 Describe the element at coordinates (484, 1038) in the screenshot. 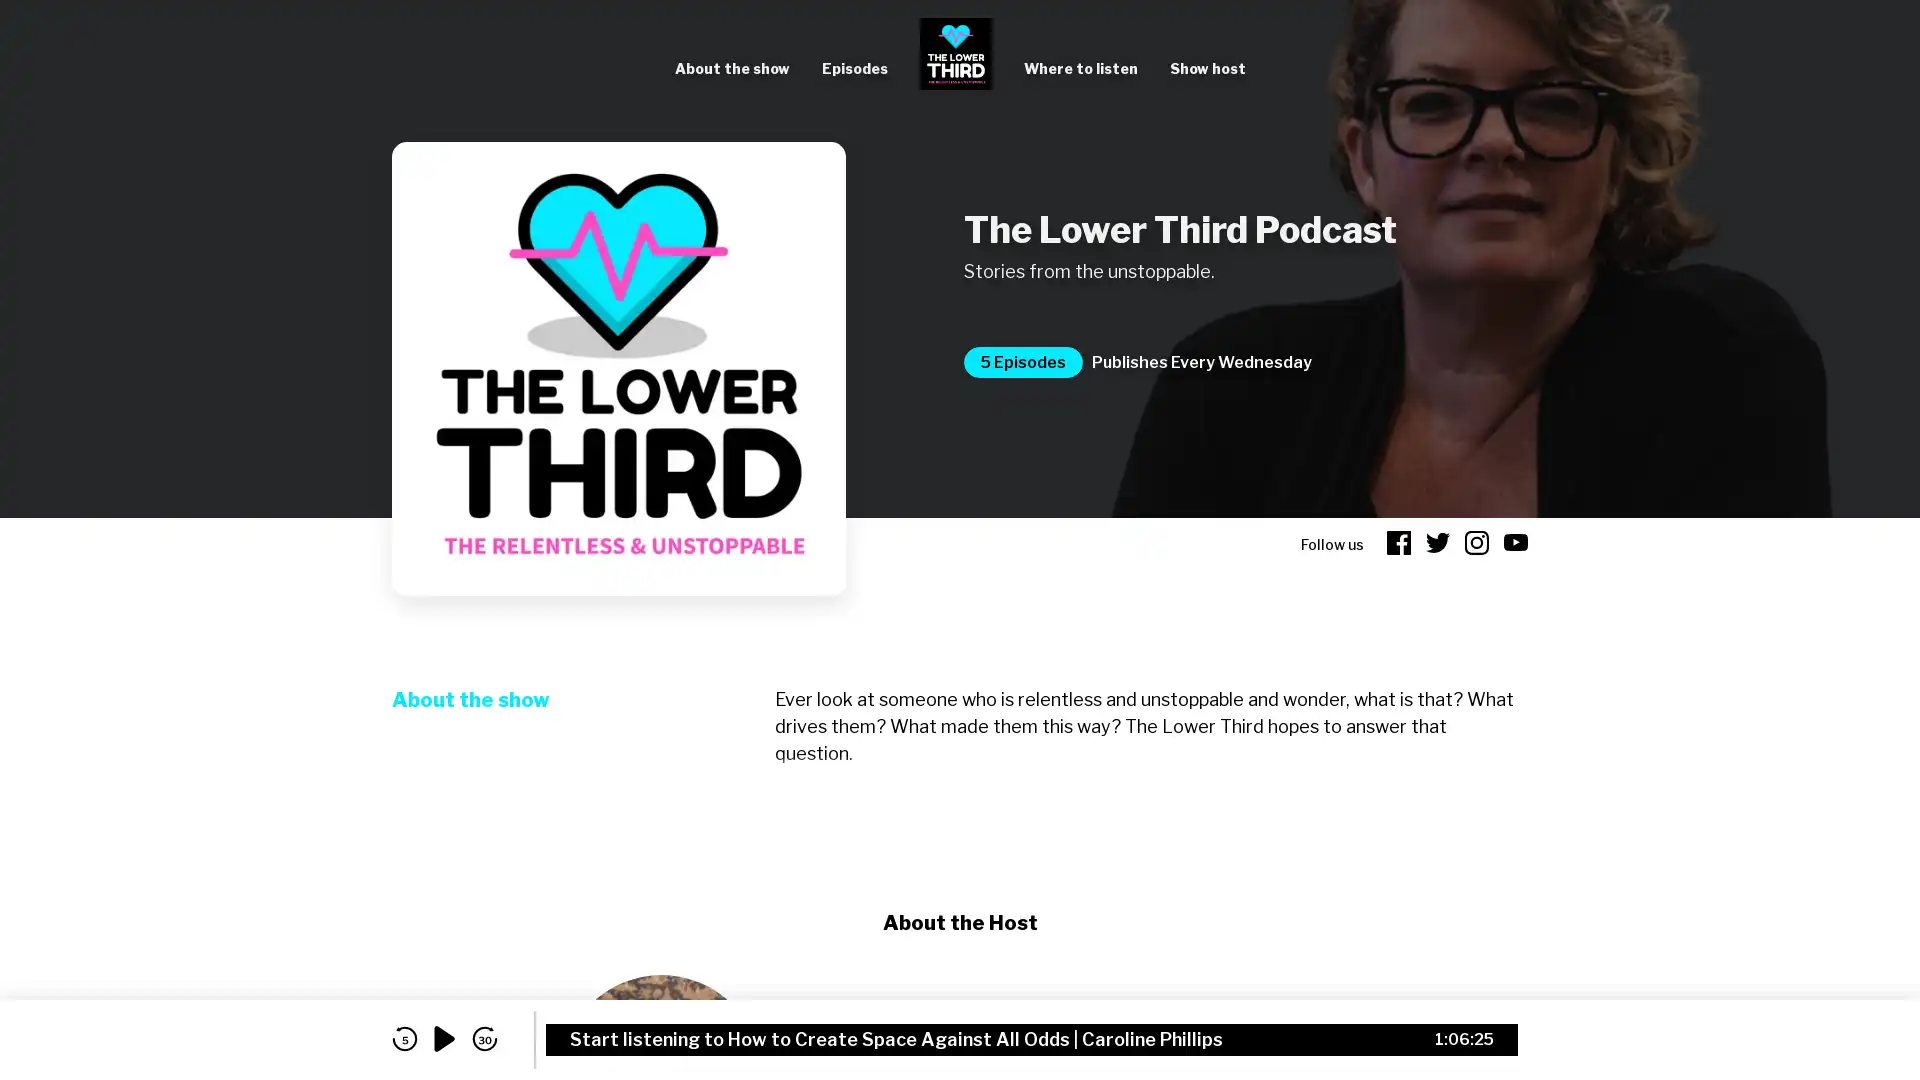

I see `skip forward 30 seconds` at that location.